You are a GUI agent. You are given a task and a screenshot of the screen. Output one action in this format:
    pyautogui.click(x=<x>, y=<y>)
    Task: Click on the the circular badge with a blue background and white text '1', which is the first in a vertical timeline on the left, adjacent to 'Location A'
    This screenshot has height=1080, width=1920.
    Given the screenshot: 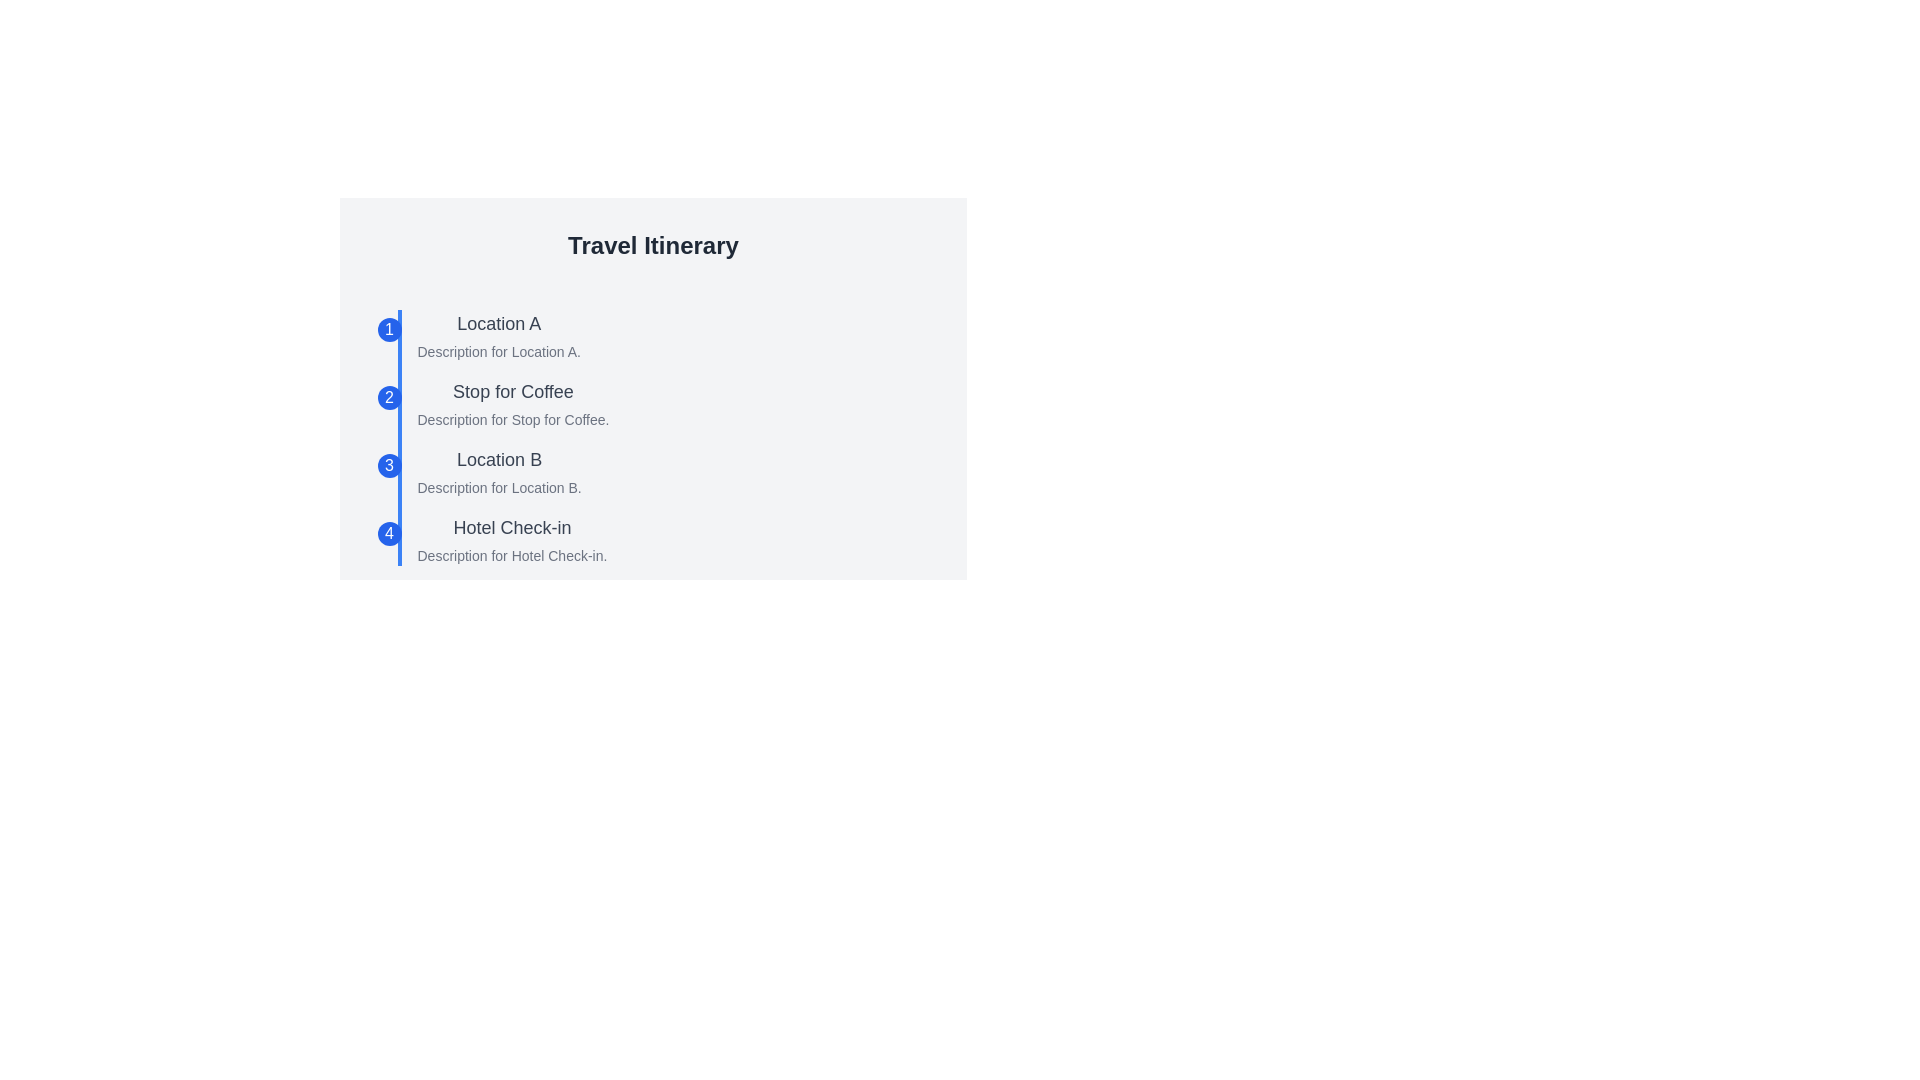 What is the action you would take?
    pyautogui.click(x=389, y=329)
    